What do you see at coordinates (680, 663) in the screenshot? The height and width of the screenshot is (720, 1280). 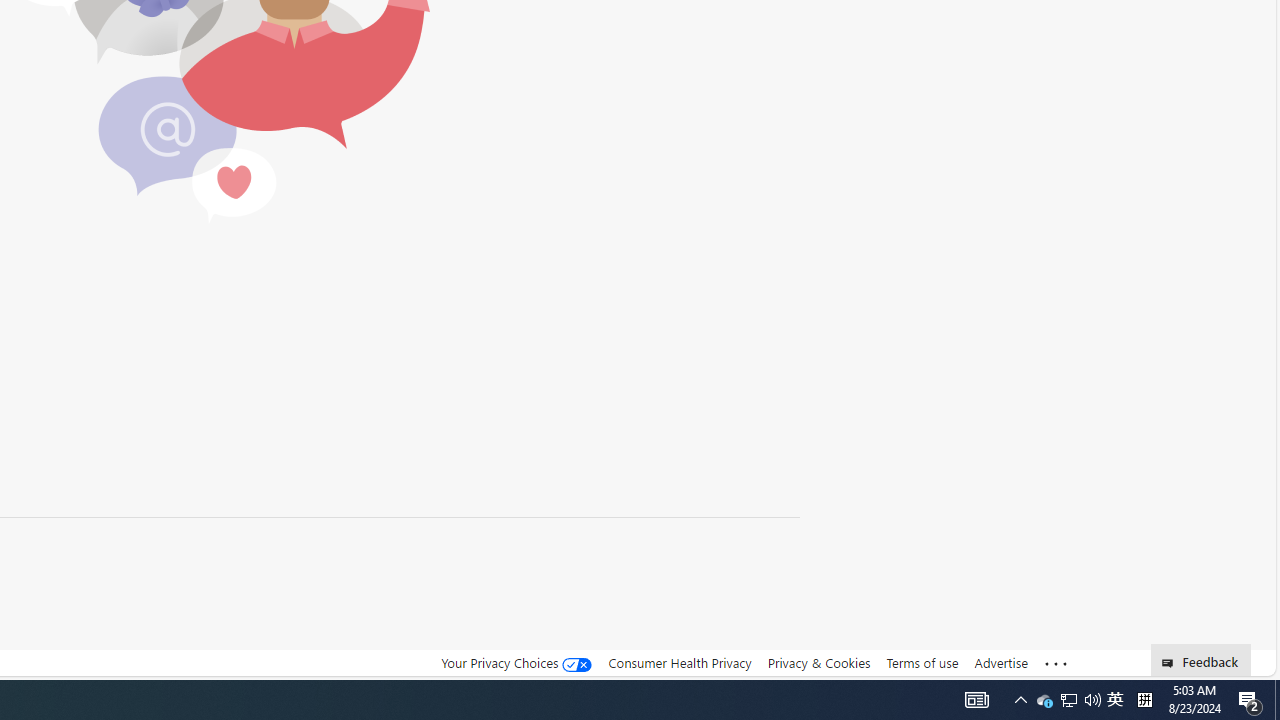 I see `'Consumer Health Privacy'` at bounding box center [680, 663].